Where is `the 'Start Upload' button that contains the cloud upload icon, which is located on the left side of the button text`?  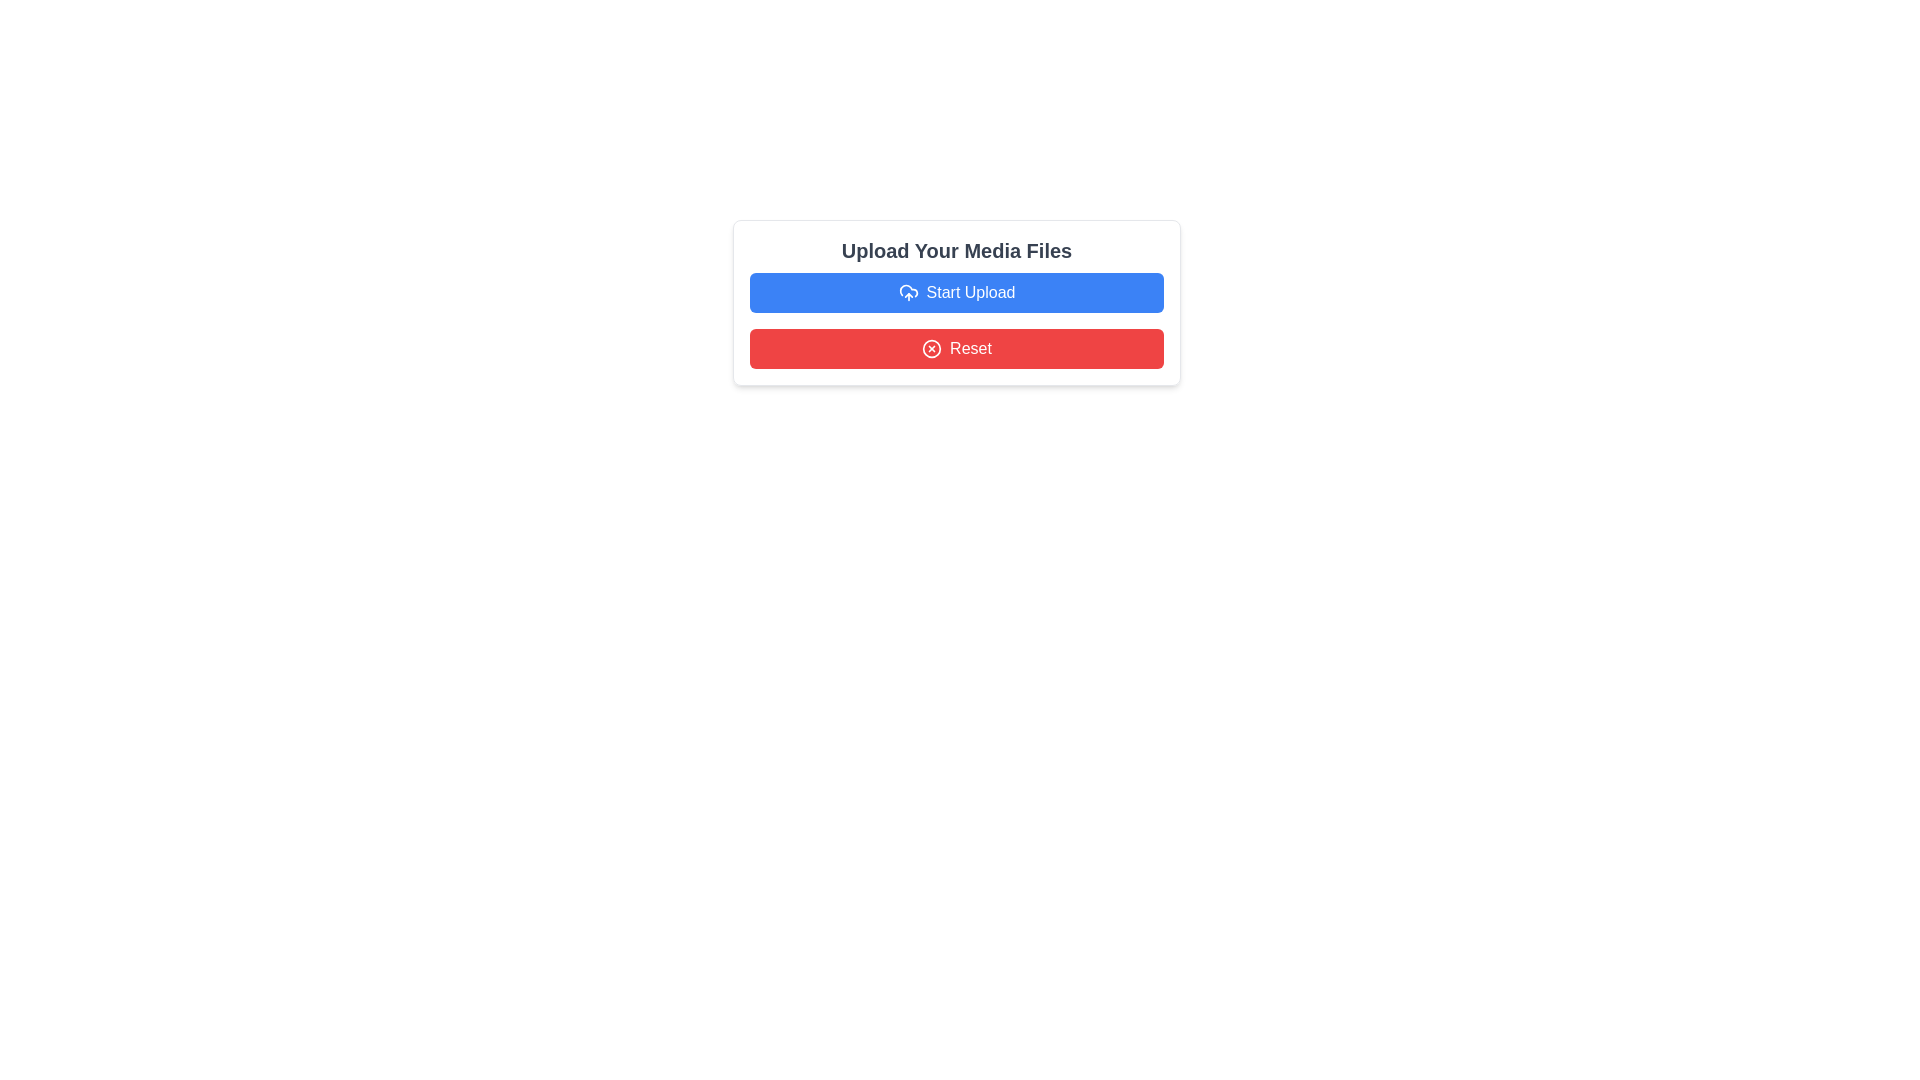 the 'Start Upload' button that contains the cloud upload icon, which is located on the left side of the button text is located at coordinates (907, 293).